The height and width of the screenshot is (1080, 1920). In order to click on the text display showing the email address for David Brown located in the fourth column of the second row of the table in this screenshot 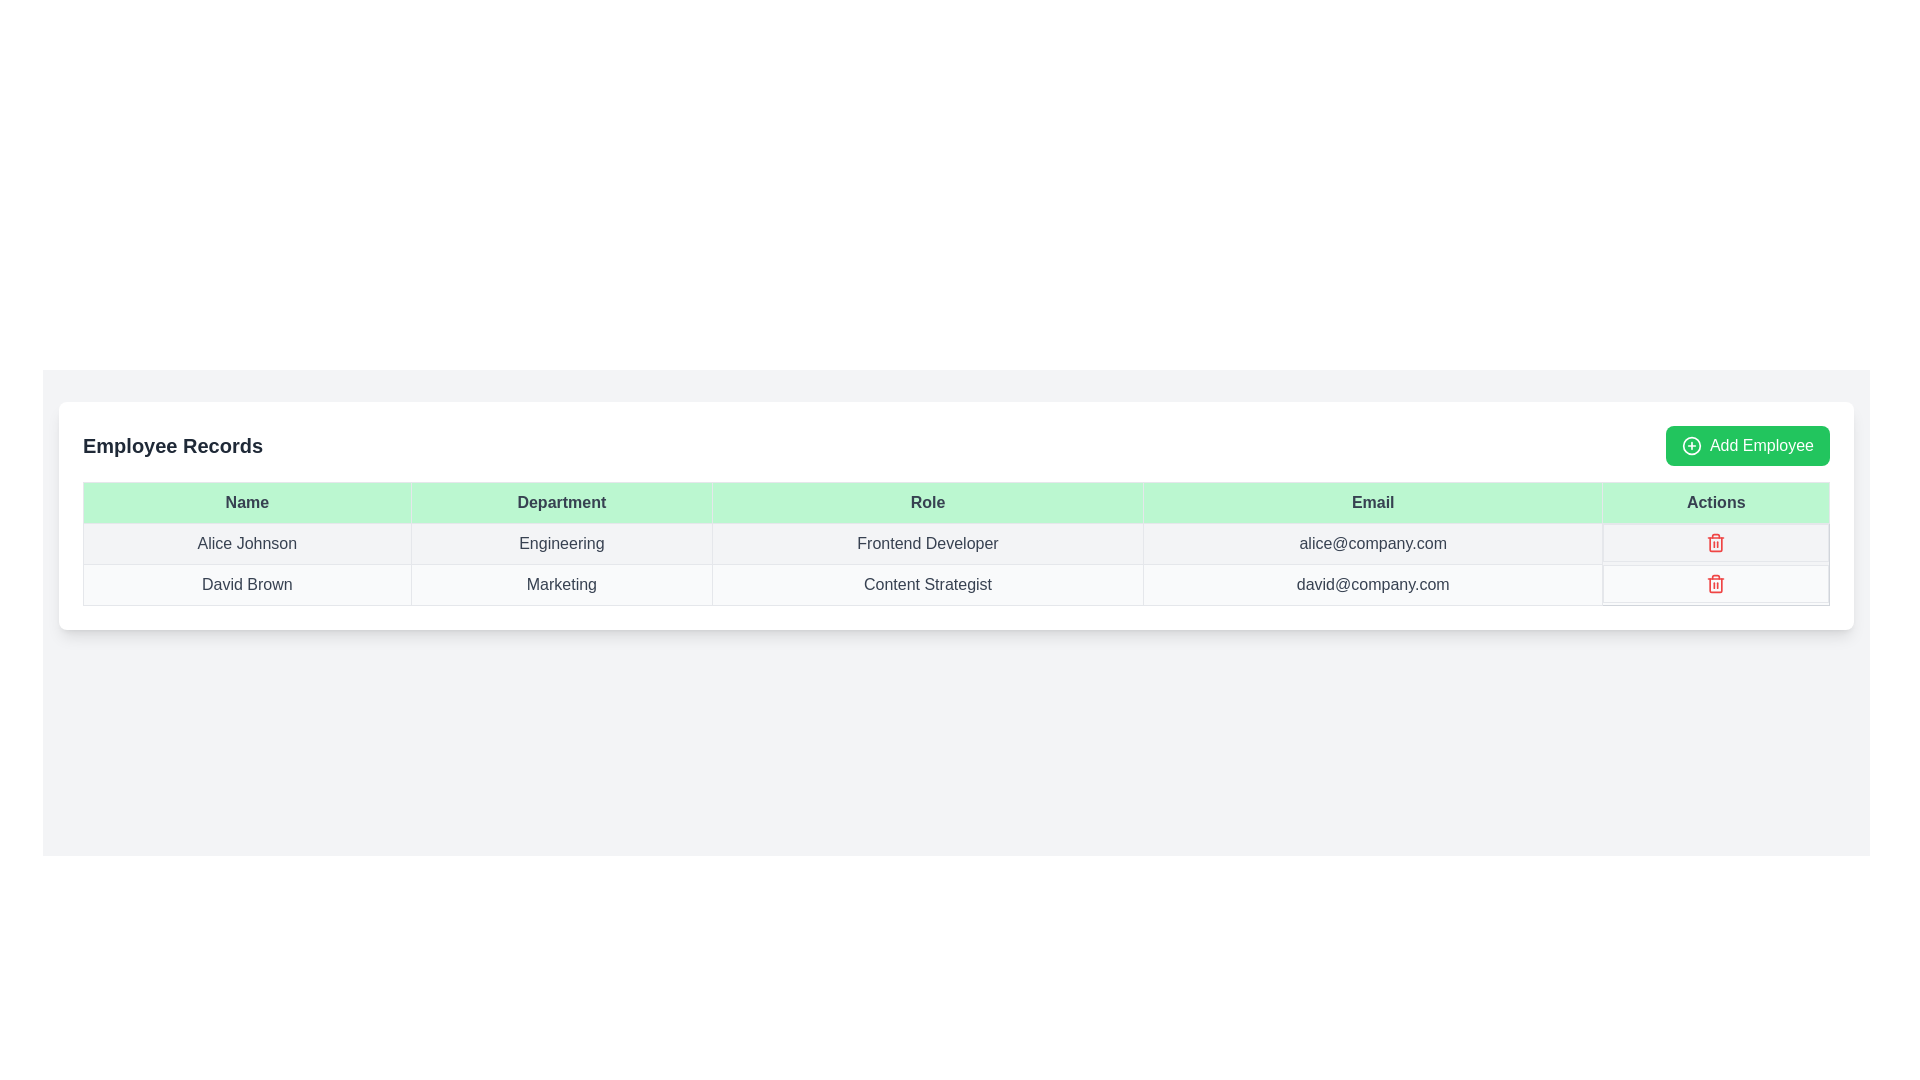, I will do `click(1372, 585)`.